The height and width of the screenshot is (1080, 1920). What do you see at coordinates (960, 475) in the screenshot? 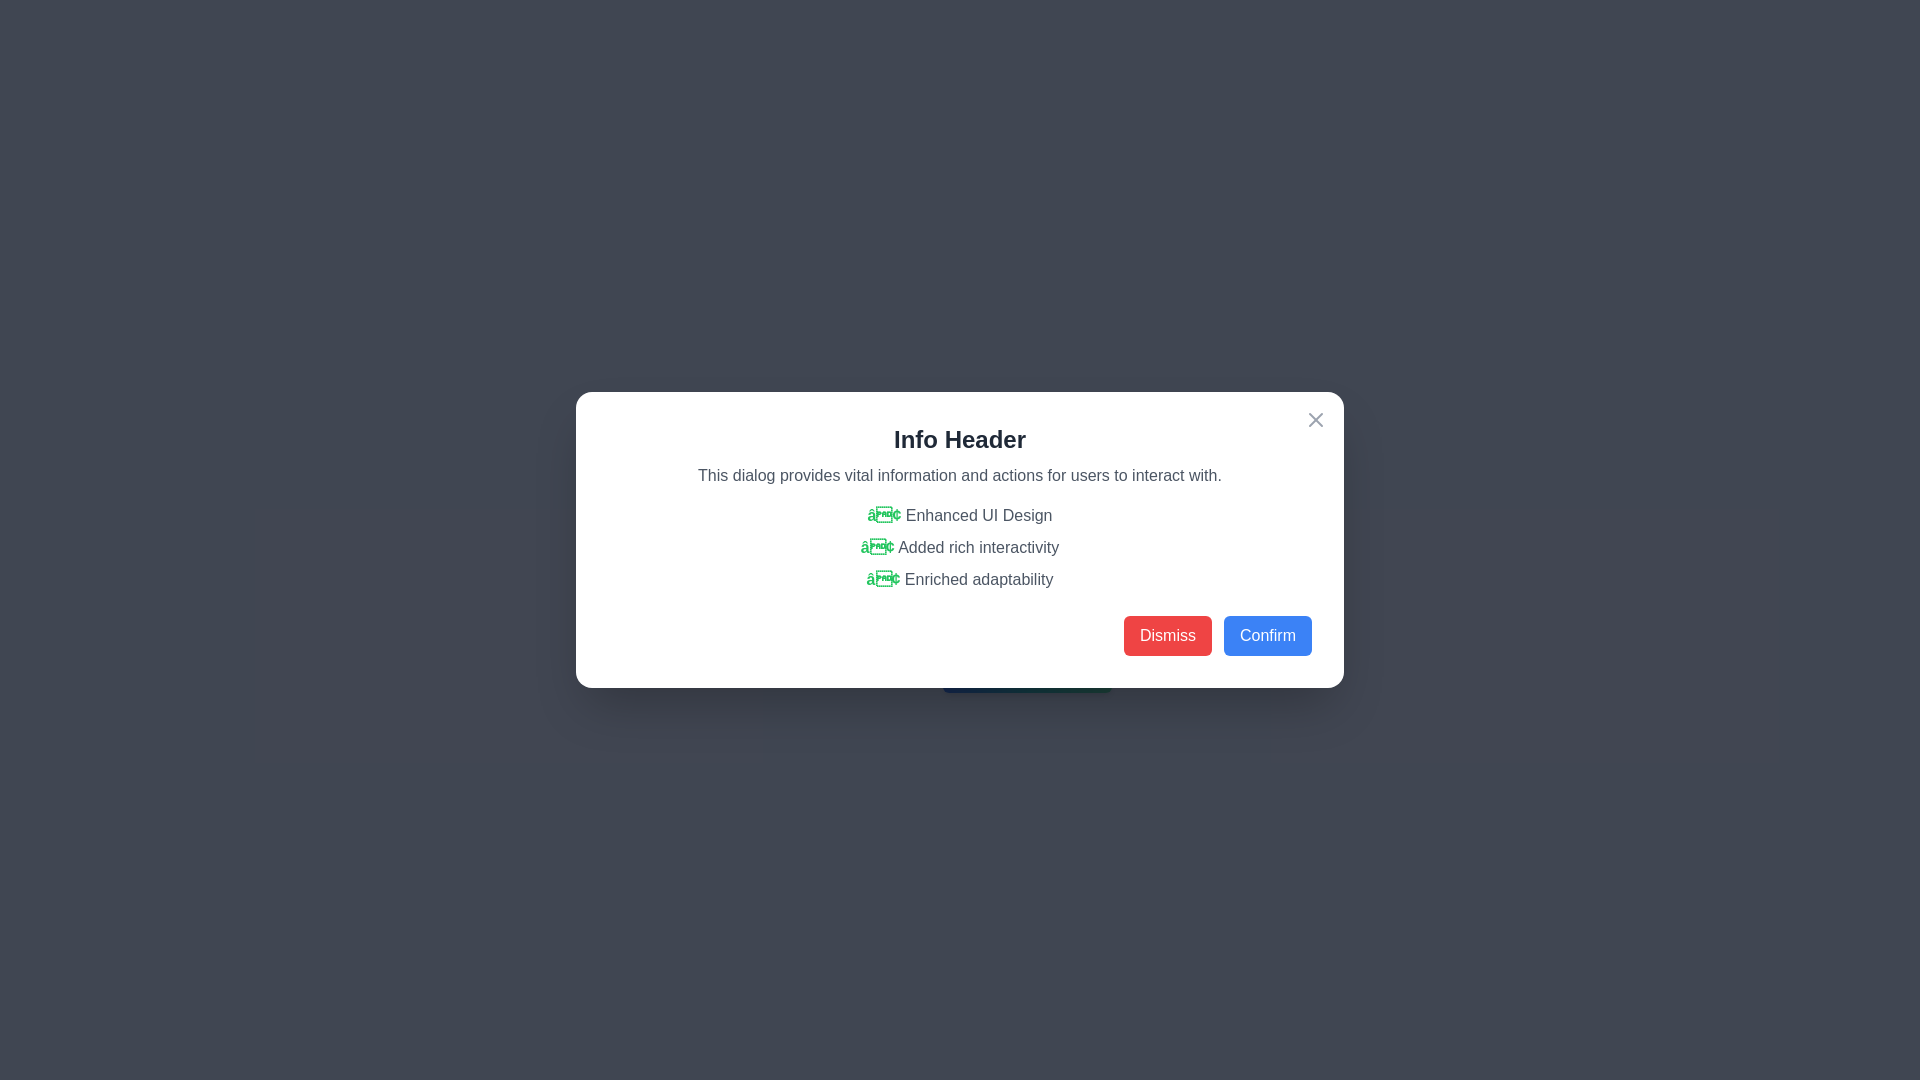
I see `the text element that displays the message 'This dialog provides vital information and actions for users to interact with.' which is located directly beneath the 'Info Header' in the dialog box` at bounding box center [960, 475].